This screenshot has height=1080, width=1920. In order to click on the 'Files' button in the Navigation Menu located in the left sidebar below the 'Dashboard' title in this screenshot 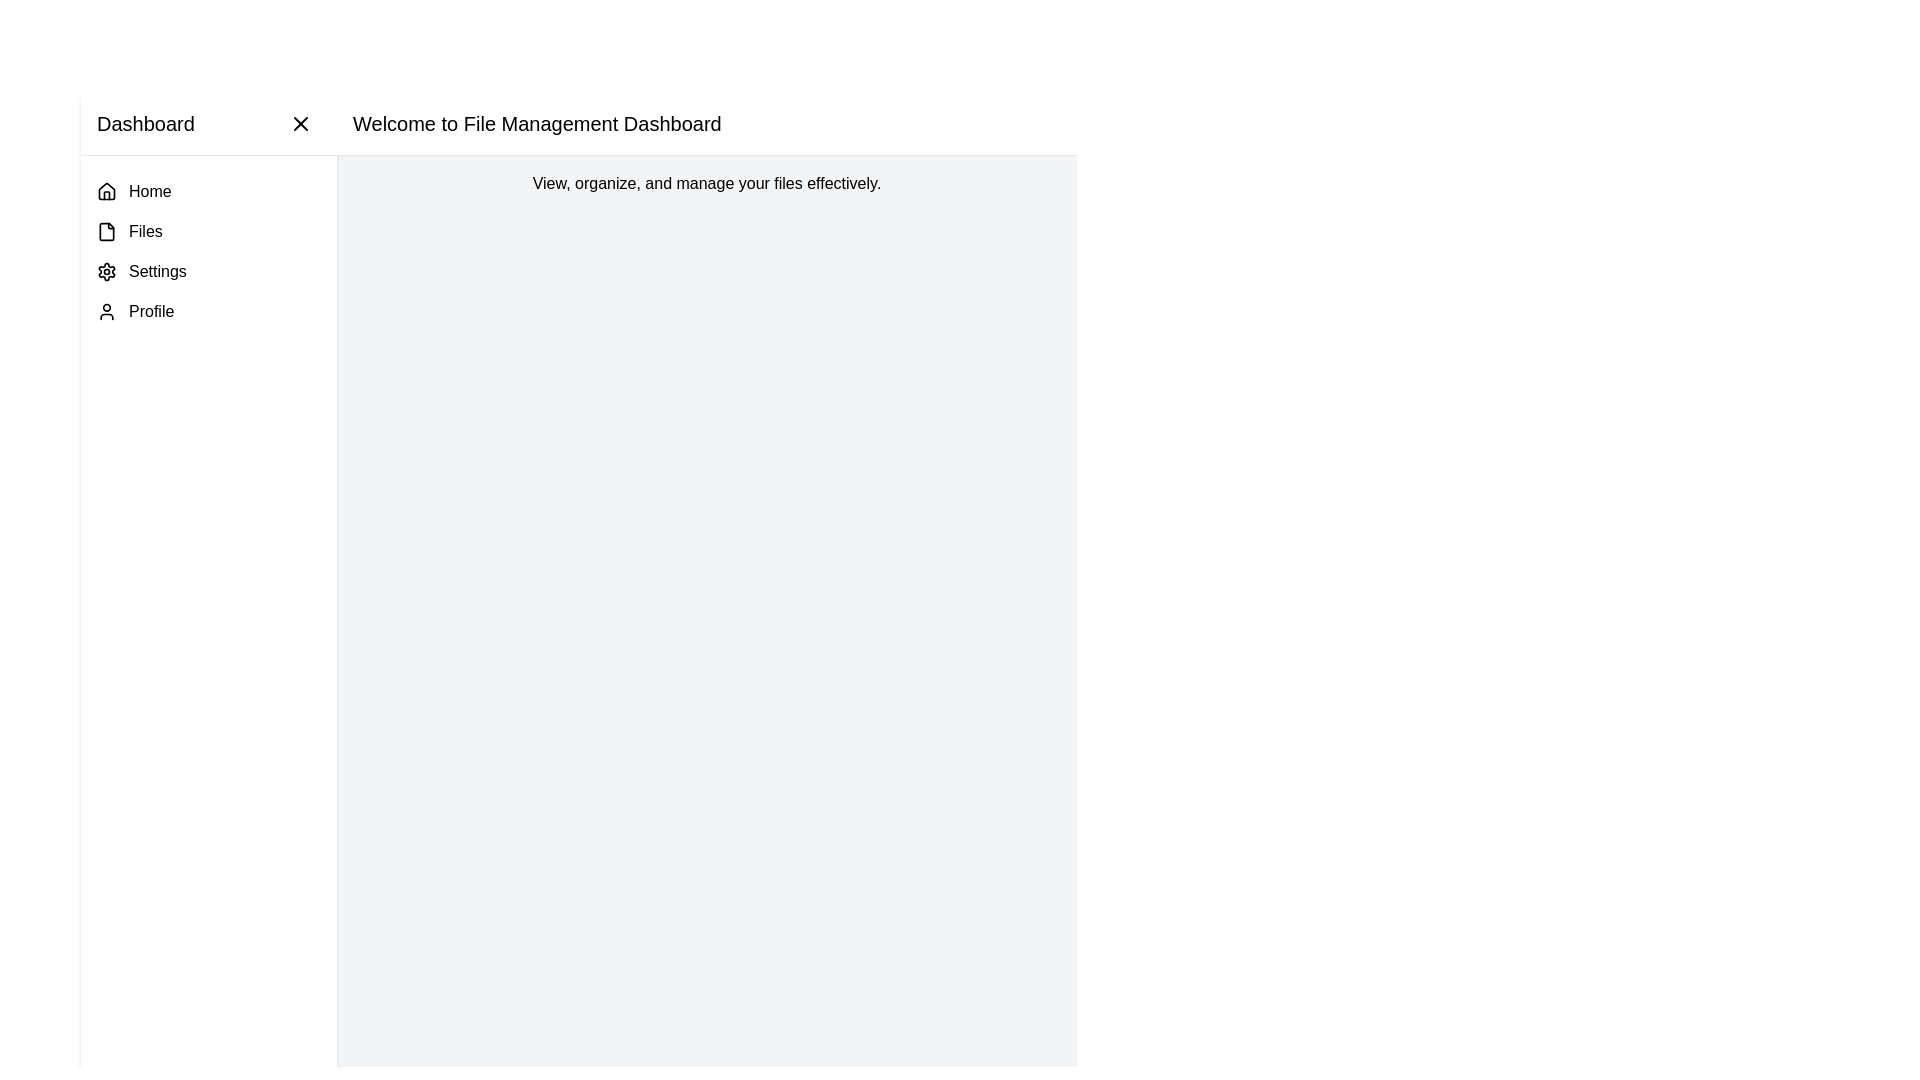, I will do `click(209, 250)`.